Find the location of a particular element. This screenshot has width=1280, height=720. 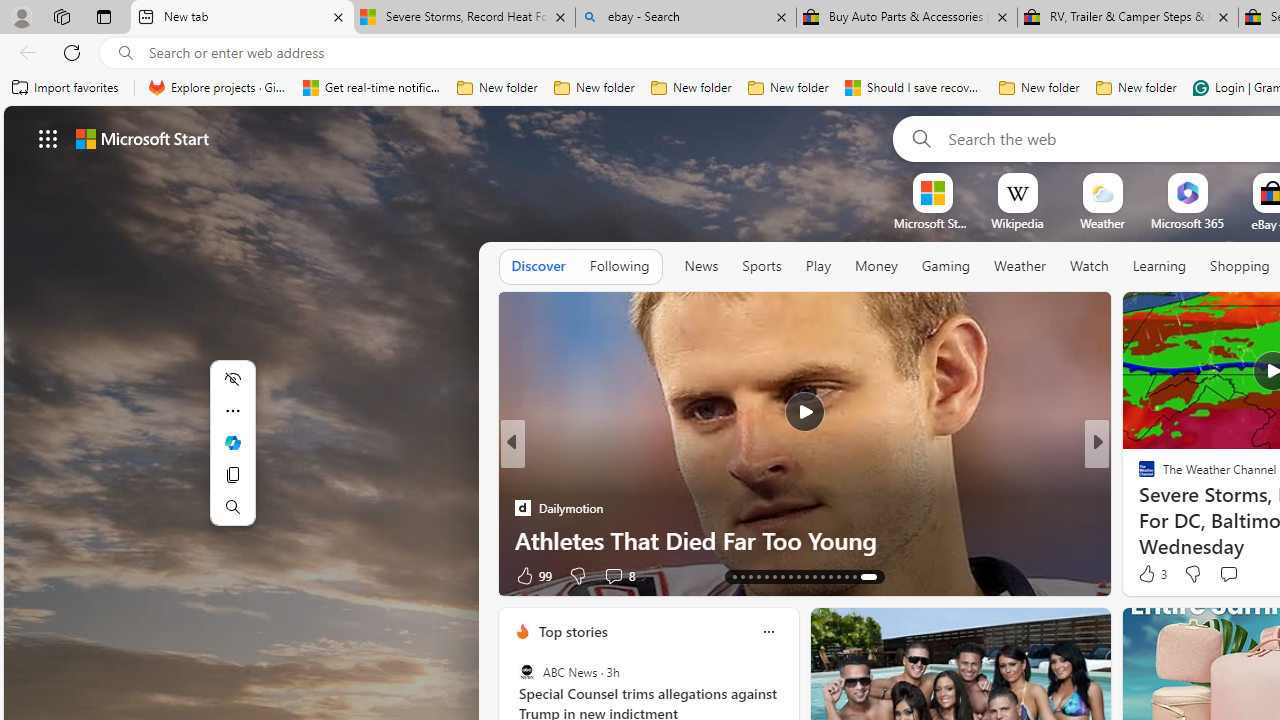

'7 Like' is located at coordinates (1145, 575).